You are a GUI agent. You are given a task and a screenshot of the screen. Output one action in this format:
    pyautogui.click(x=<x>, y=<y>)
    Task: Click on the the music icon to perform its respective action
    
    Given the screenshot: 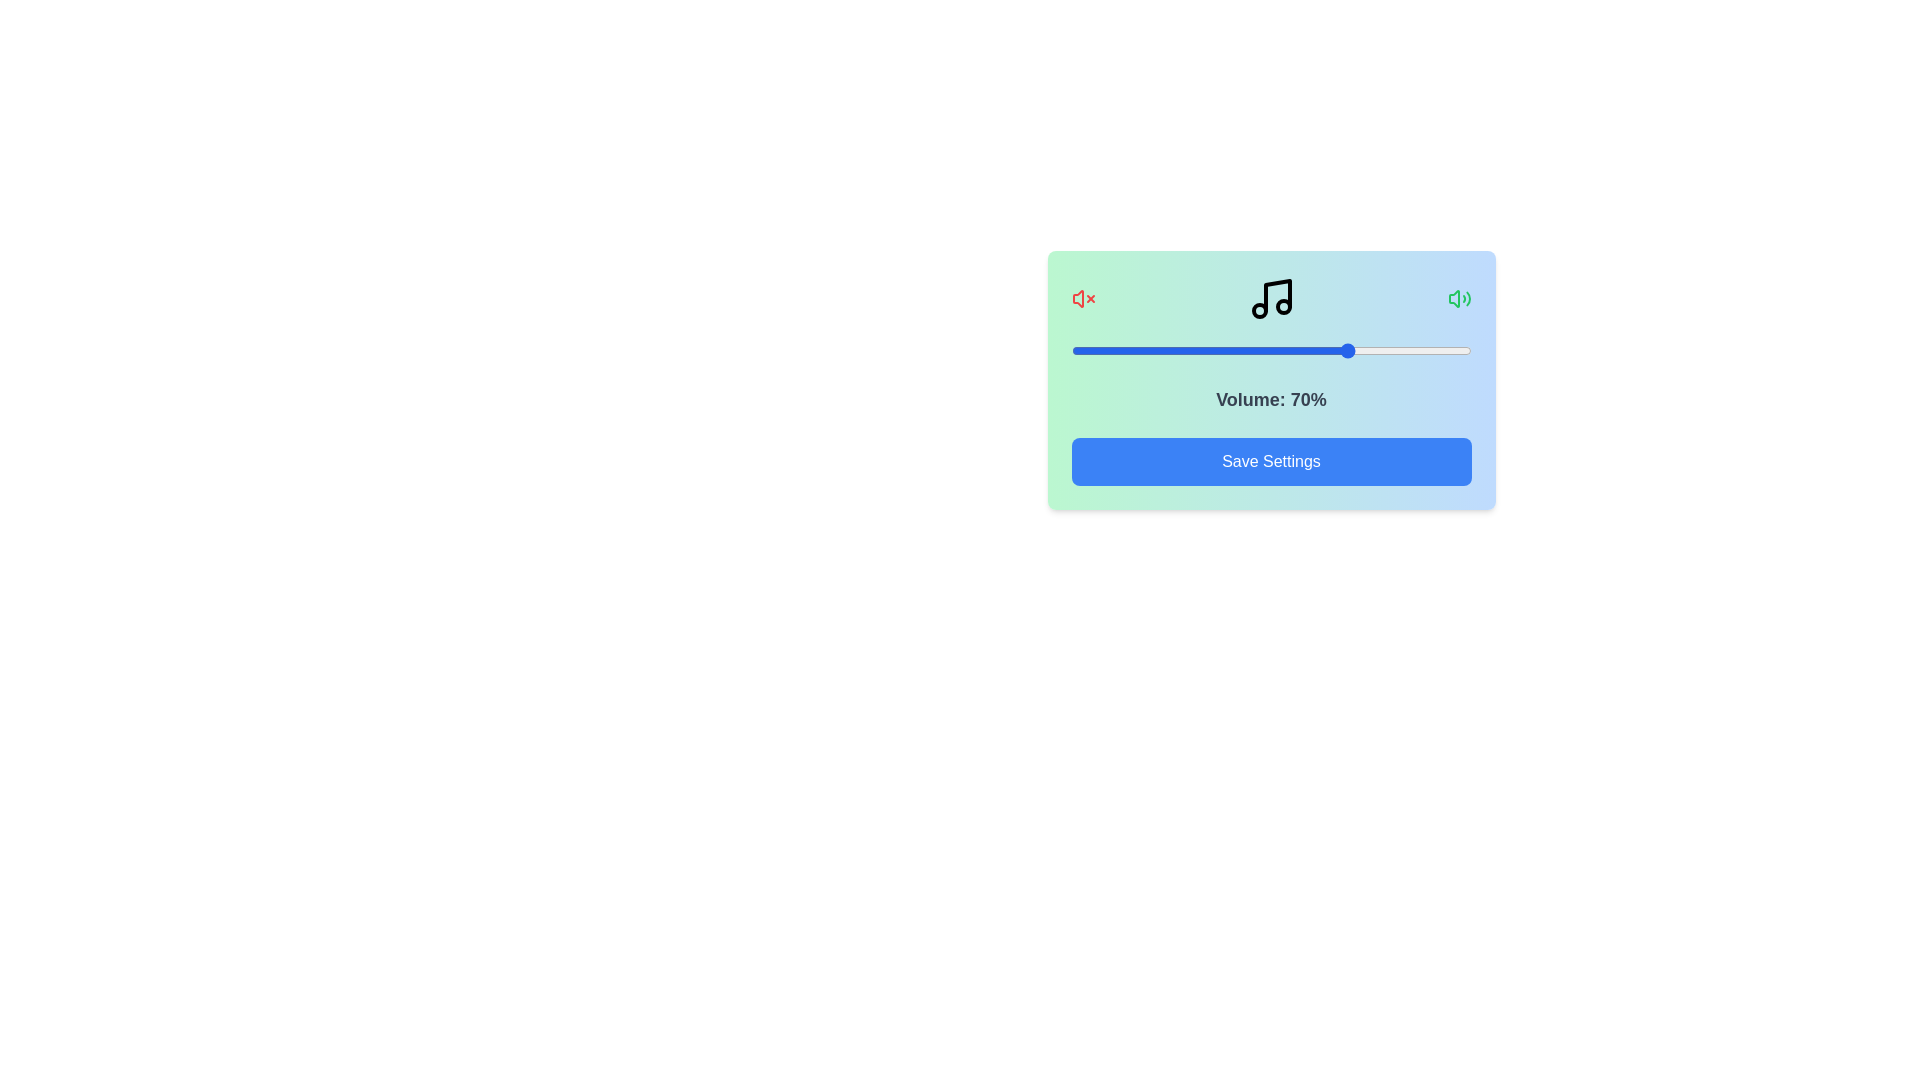 What is the action you would take?
    pyautogui.click(x=1270, y=299)
    